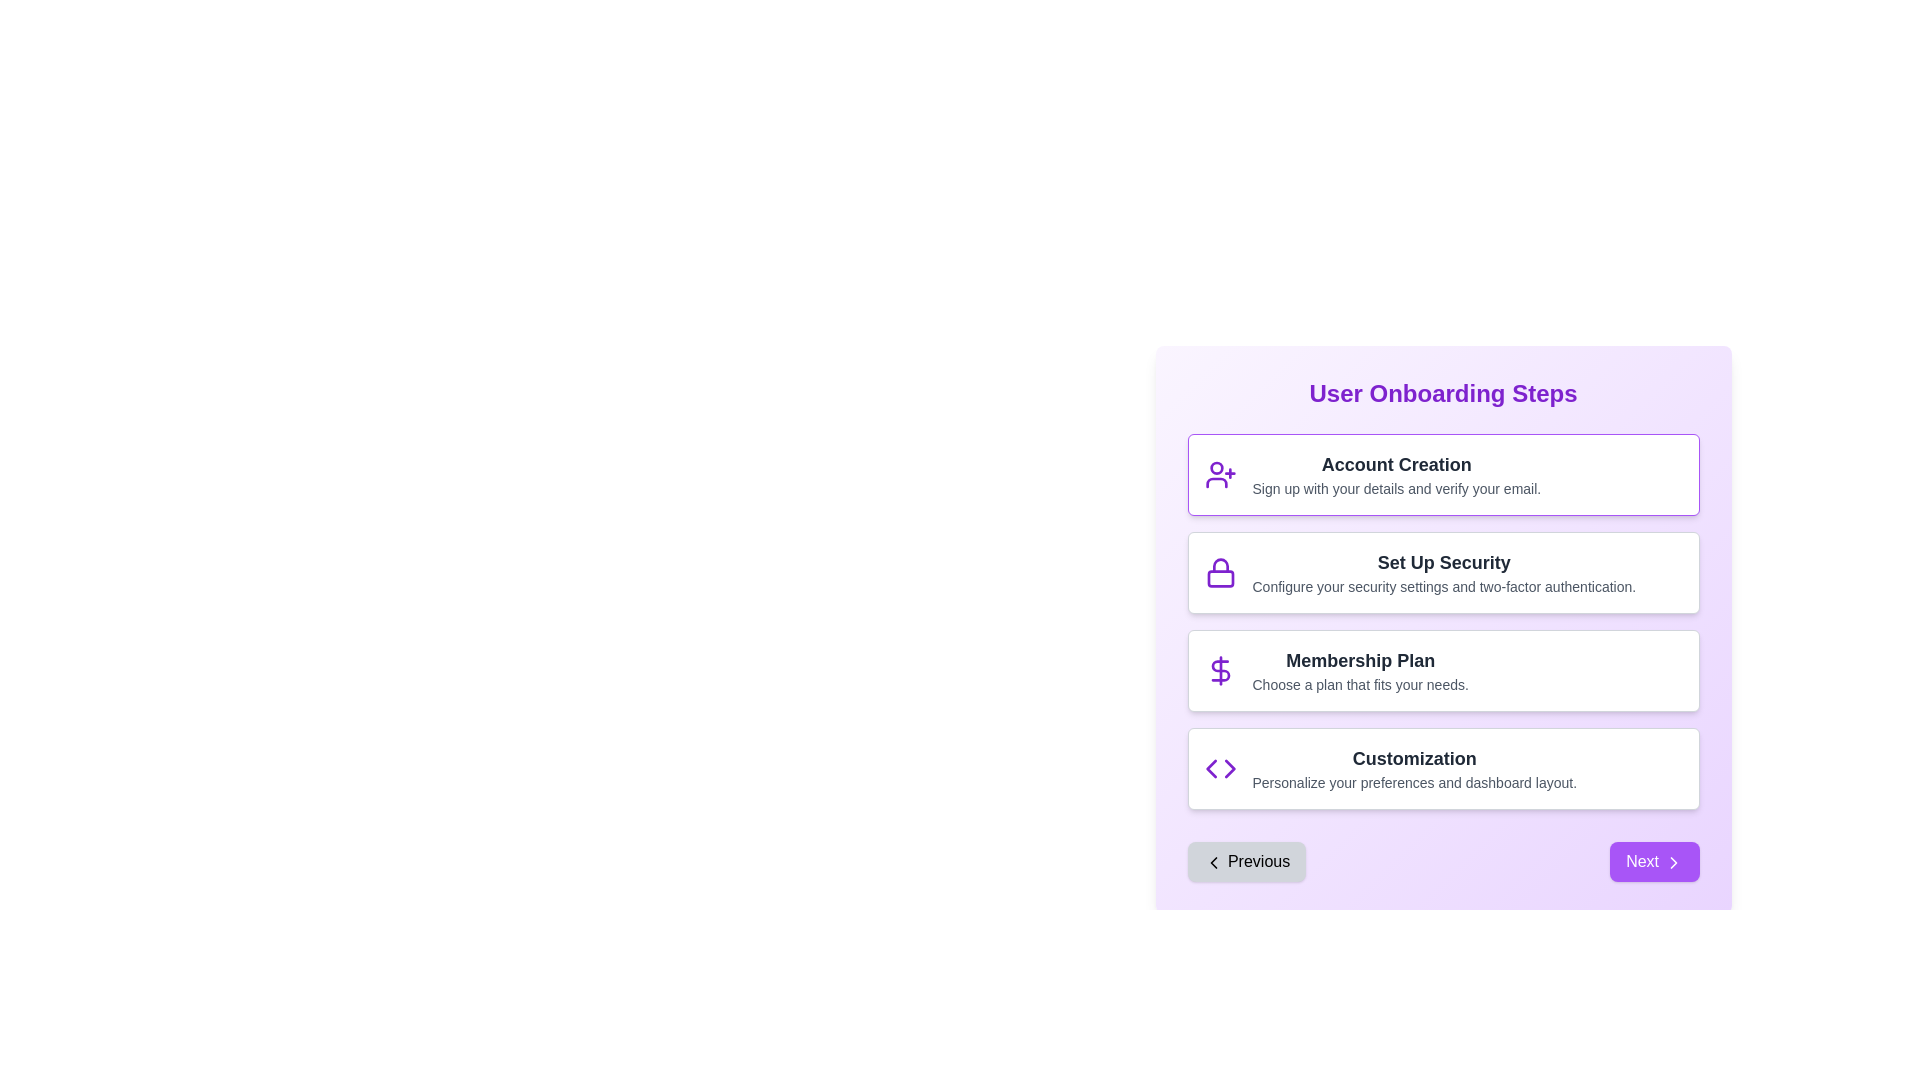 Image resolution: width=1920 pixels, height=1080 pixels. What do you see at coordinates (1413, 782) in the screenshot?
I see `descriptive text located under the title 'Customization' in the fourth onboarding step of the interface, styled in smaller light gray font` at bounding box center [1413, 782].